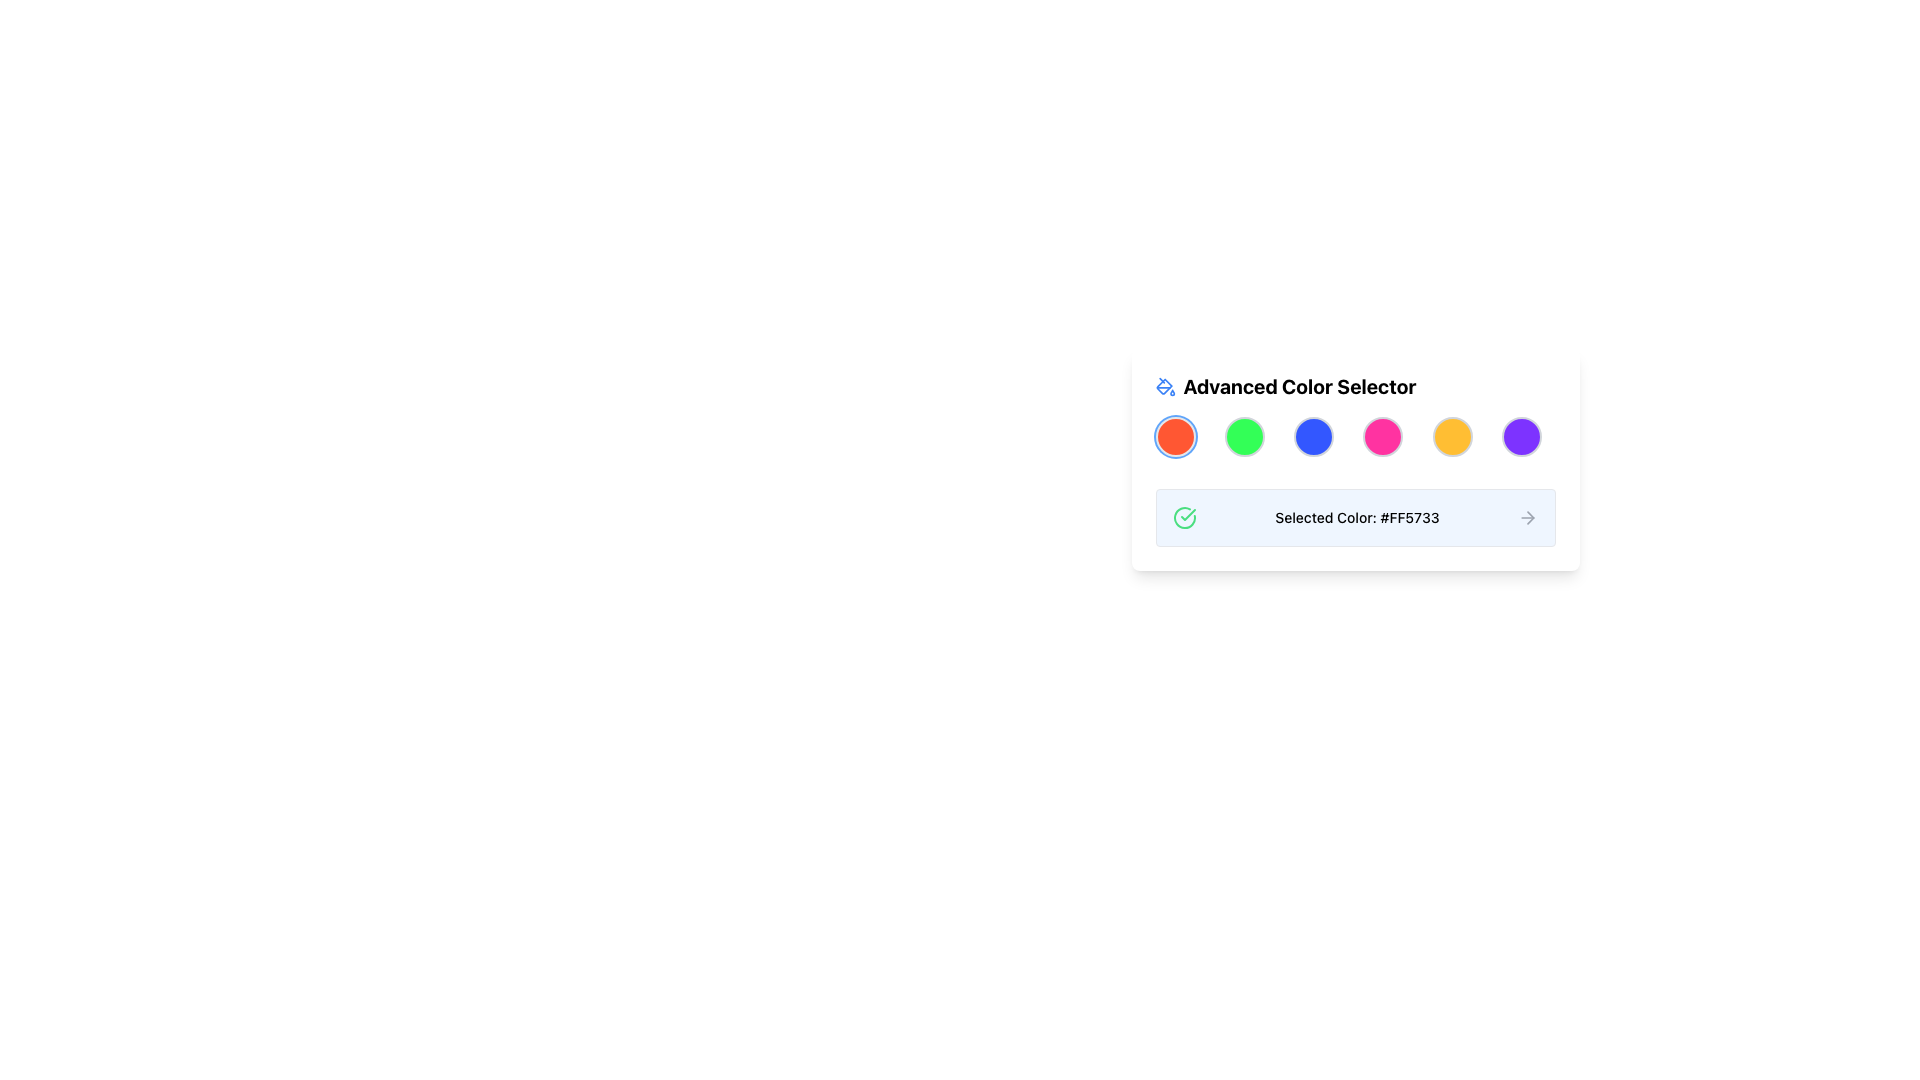 Image resolution: width=1920 pixels, height=1080 pixels. Describe the element at coordinates (1521, 435) in the screenshot. I see `the last circular button in the grid, which has a purple fill and a light gray outline` at that location.